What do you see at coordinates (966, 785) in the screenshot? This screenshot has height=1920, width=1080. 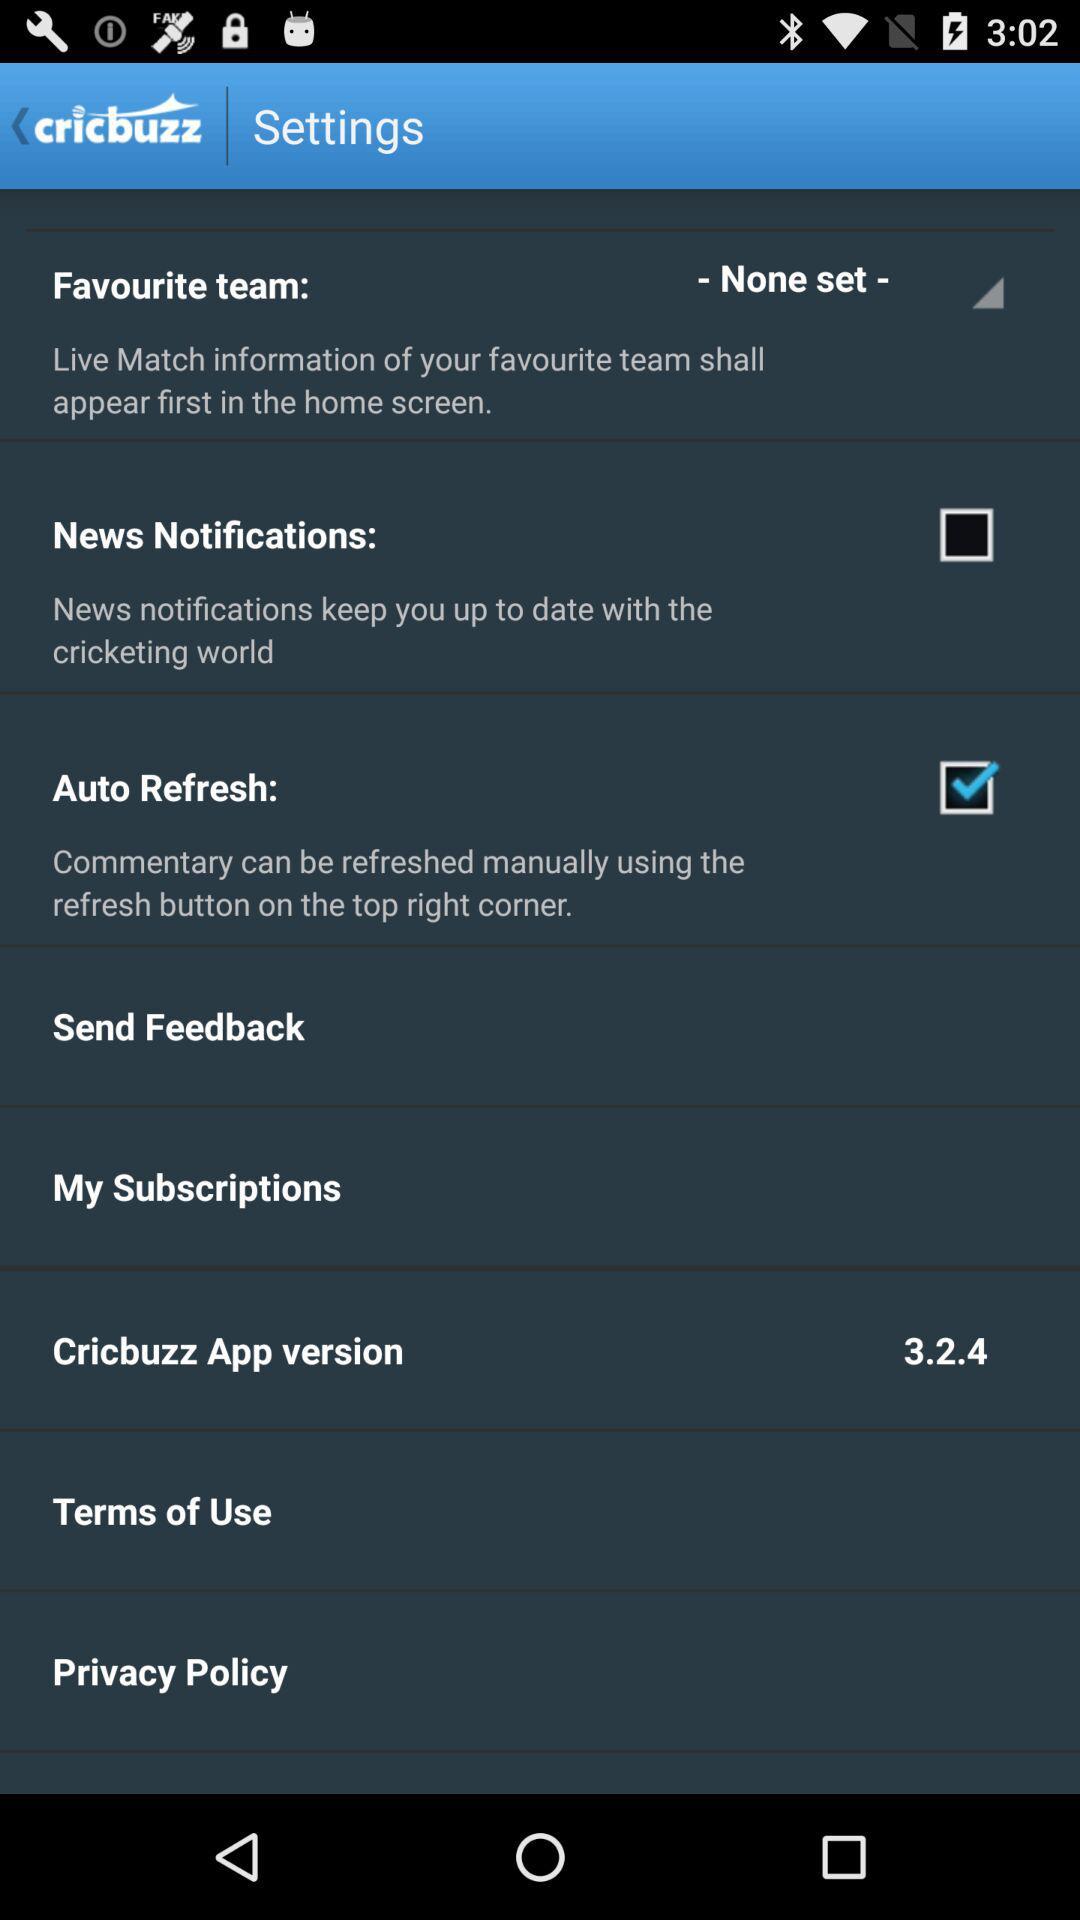 I see `validate choice` at bounding box center [966, 785].